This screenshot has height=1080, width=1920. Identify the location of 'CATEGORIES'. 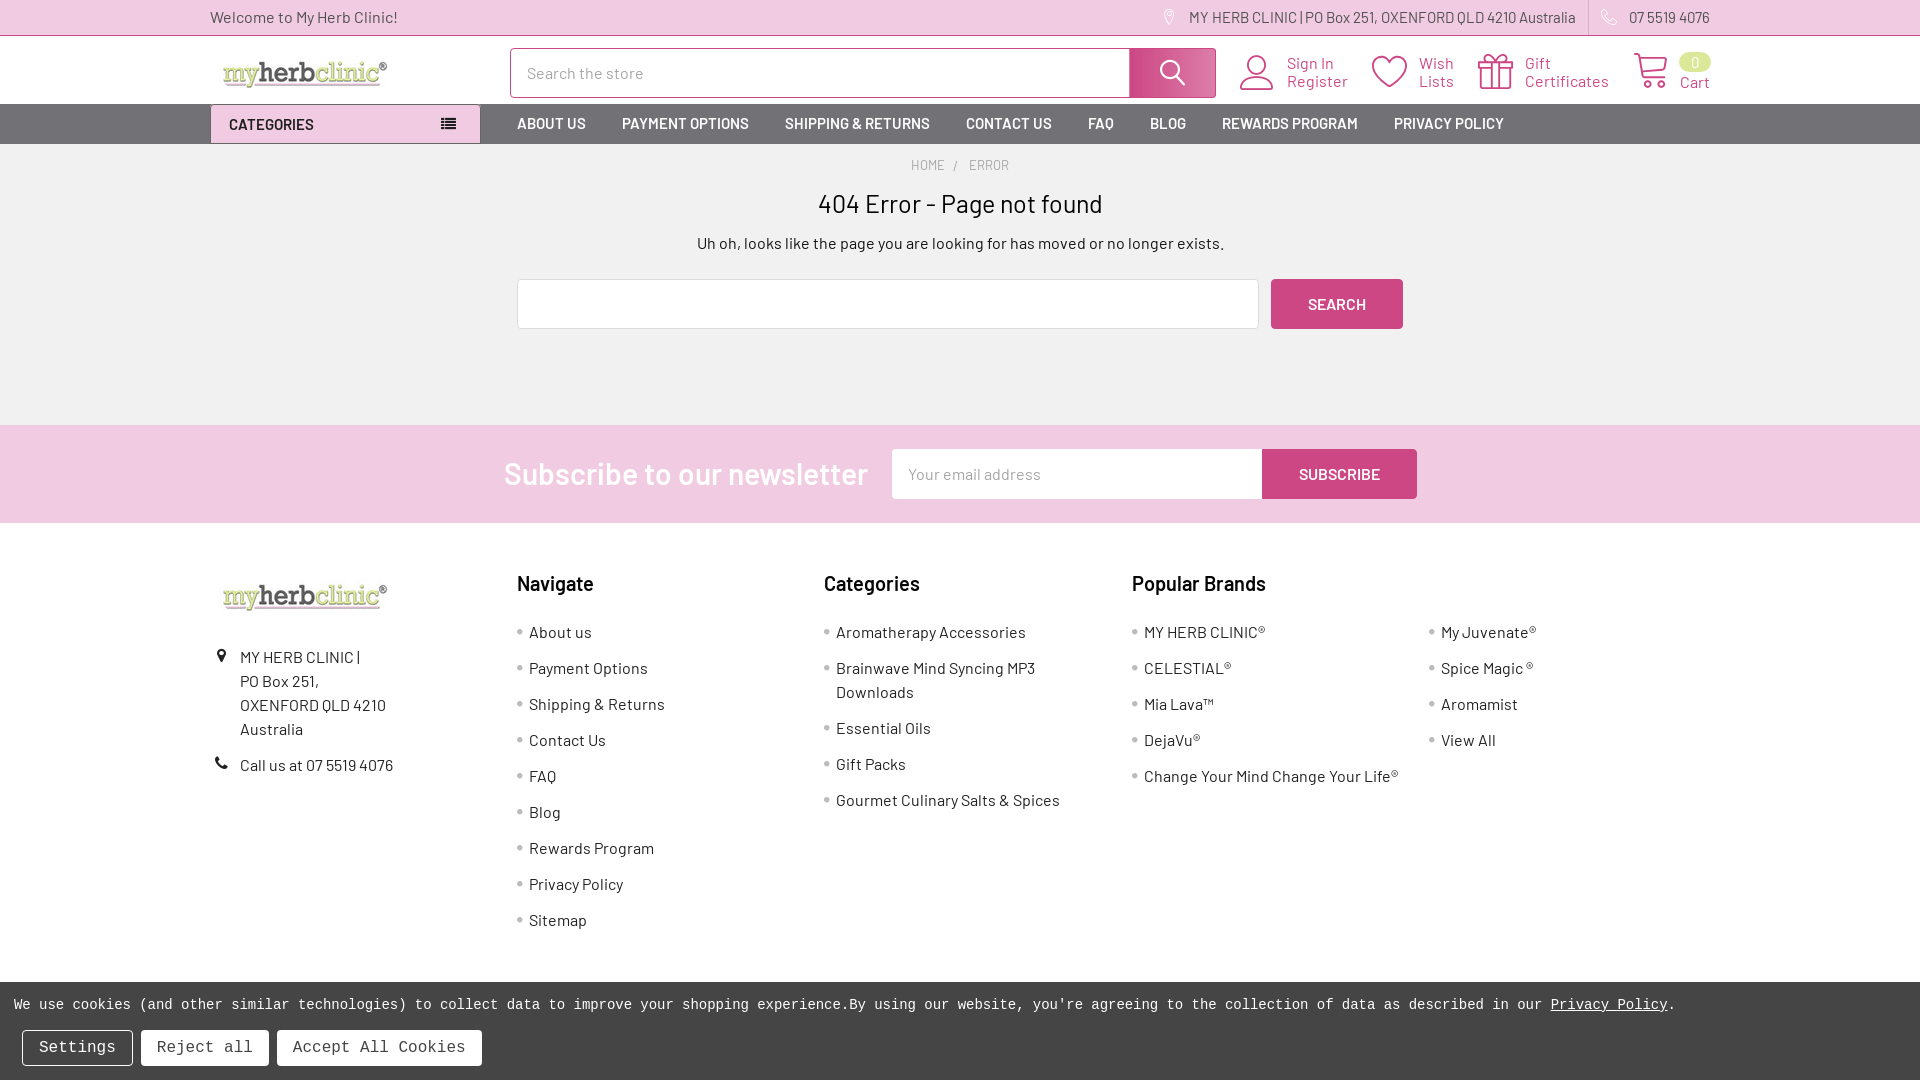
(345, 124).